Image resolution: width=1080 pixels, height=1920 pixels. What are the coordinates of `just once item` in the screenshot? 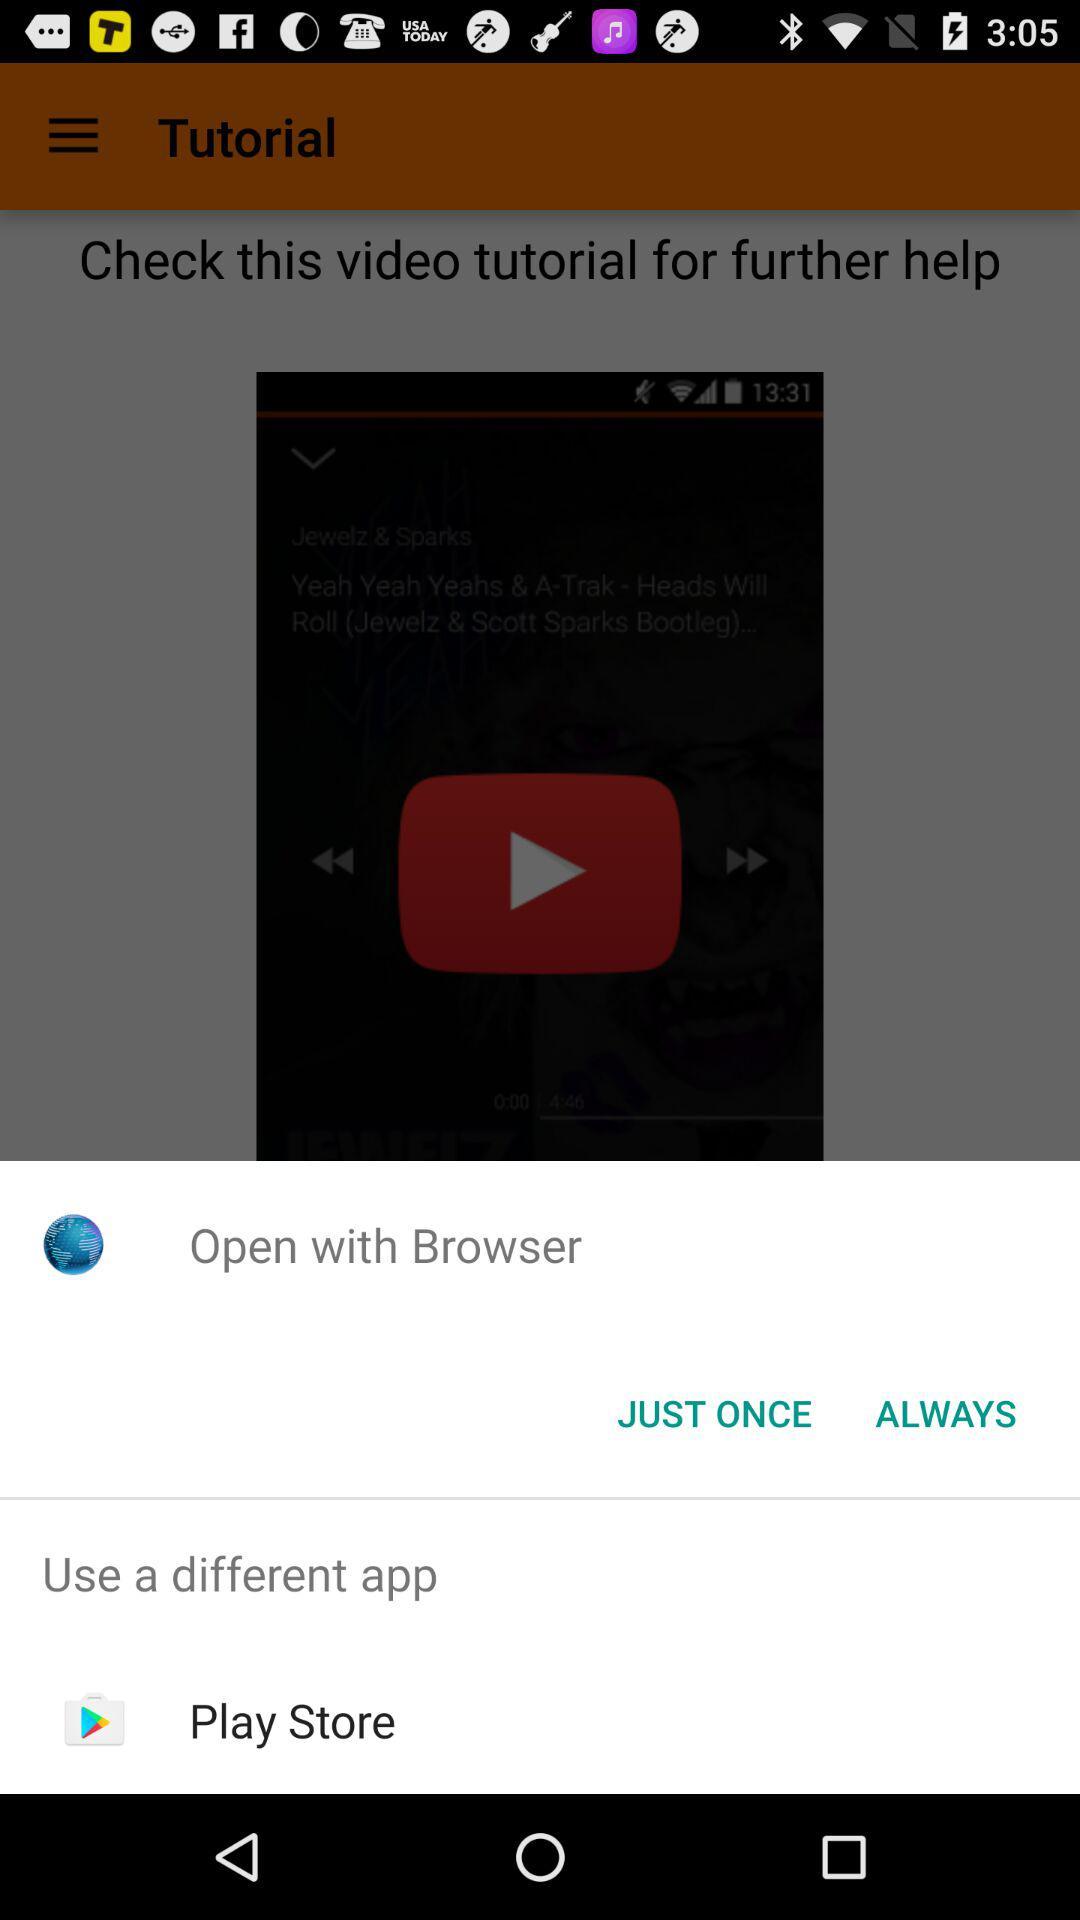 It's located at (713, 1411).